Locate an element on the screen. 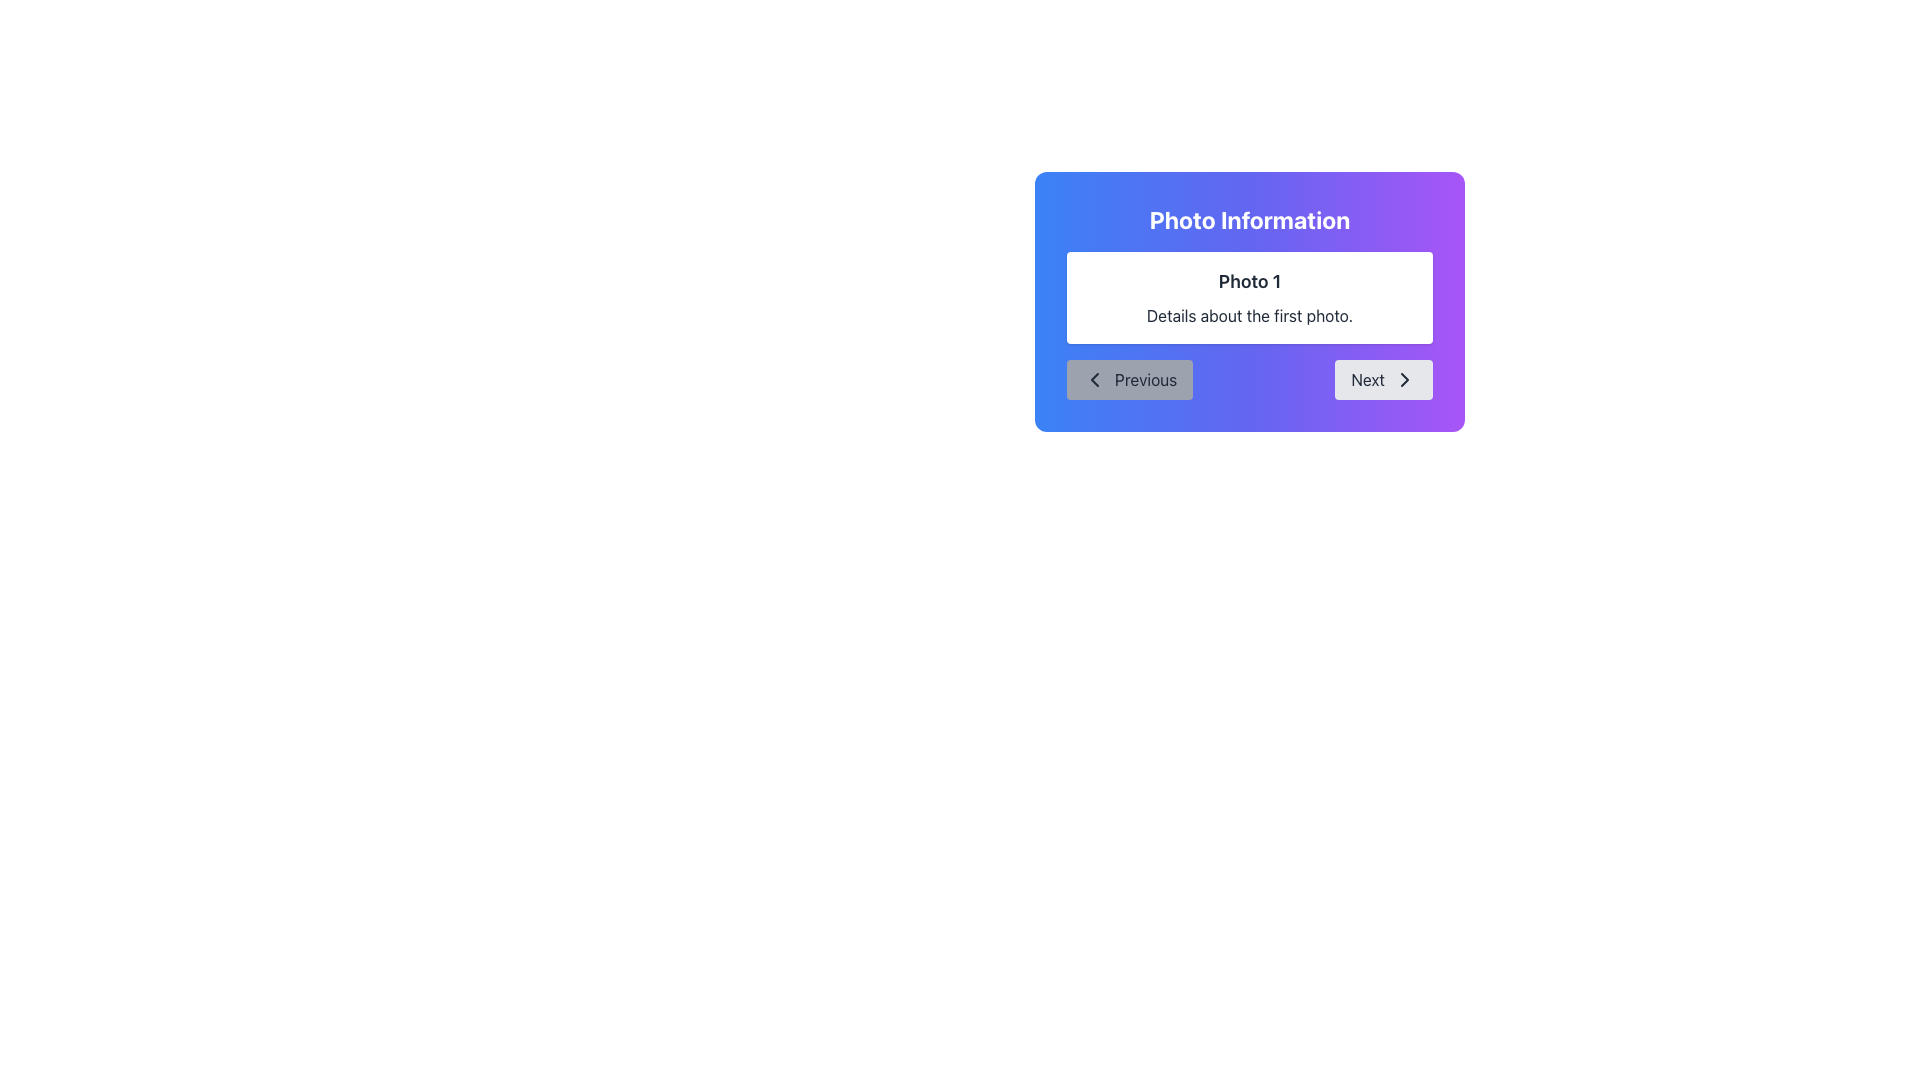 Image resolution: width=1920 pixels, height=1080 pixels. the 'Next' button located at the bottom-right corner of the panel is located at coordinates (1404, 380).